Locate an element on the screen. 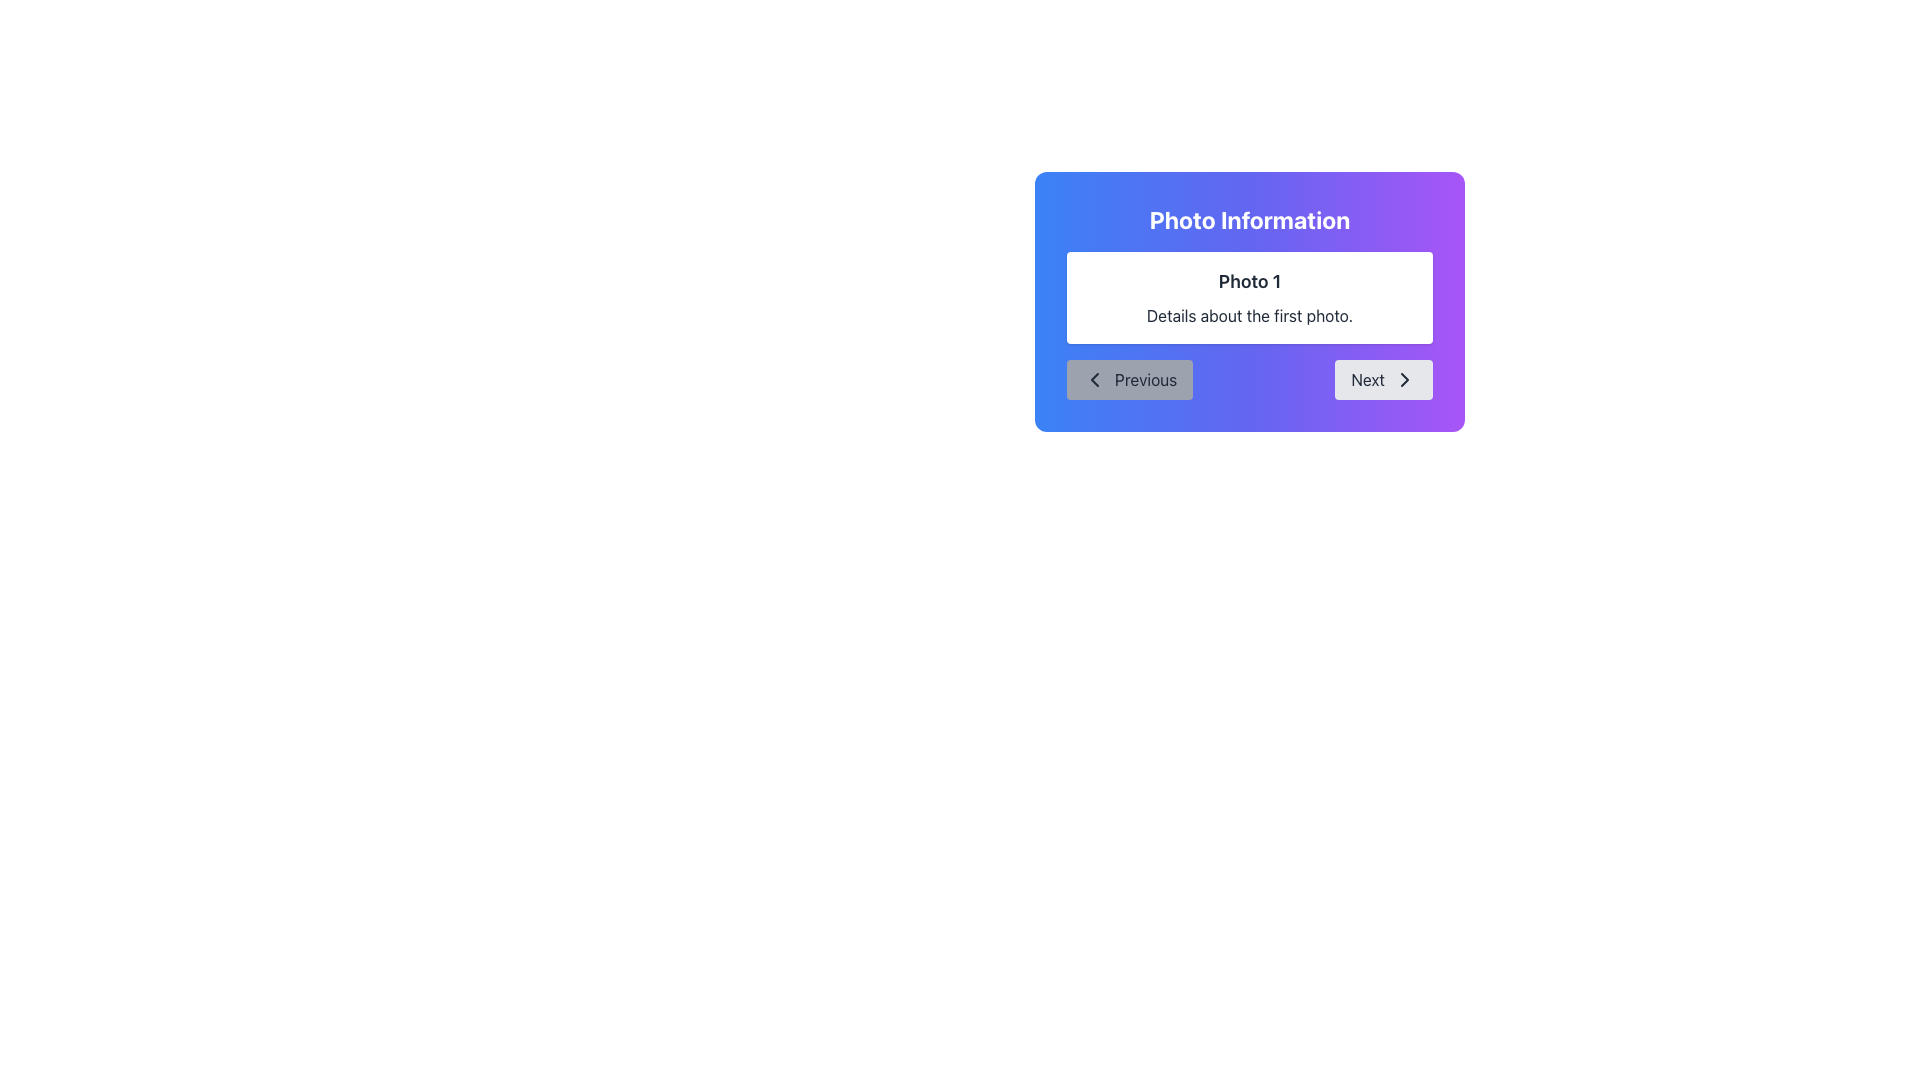 Image resolution: width=1920 pixels, height=1080 pixels. the 'Next' button located at the bottom-right corner of the panel is located at coordinates (1404, 380).